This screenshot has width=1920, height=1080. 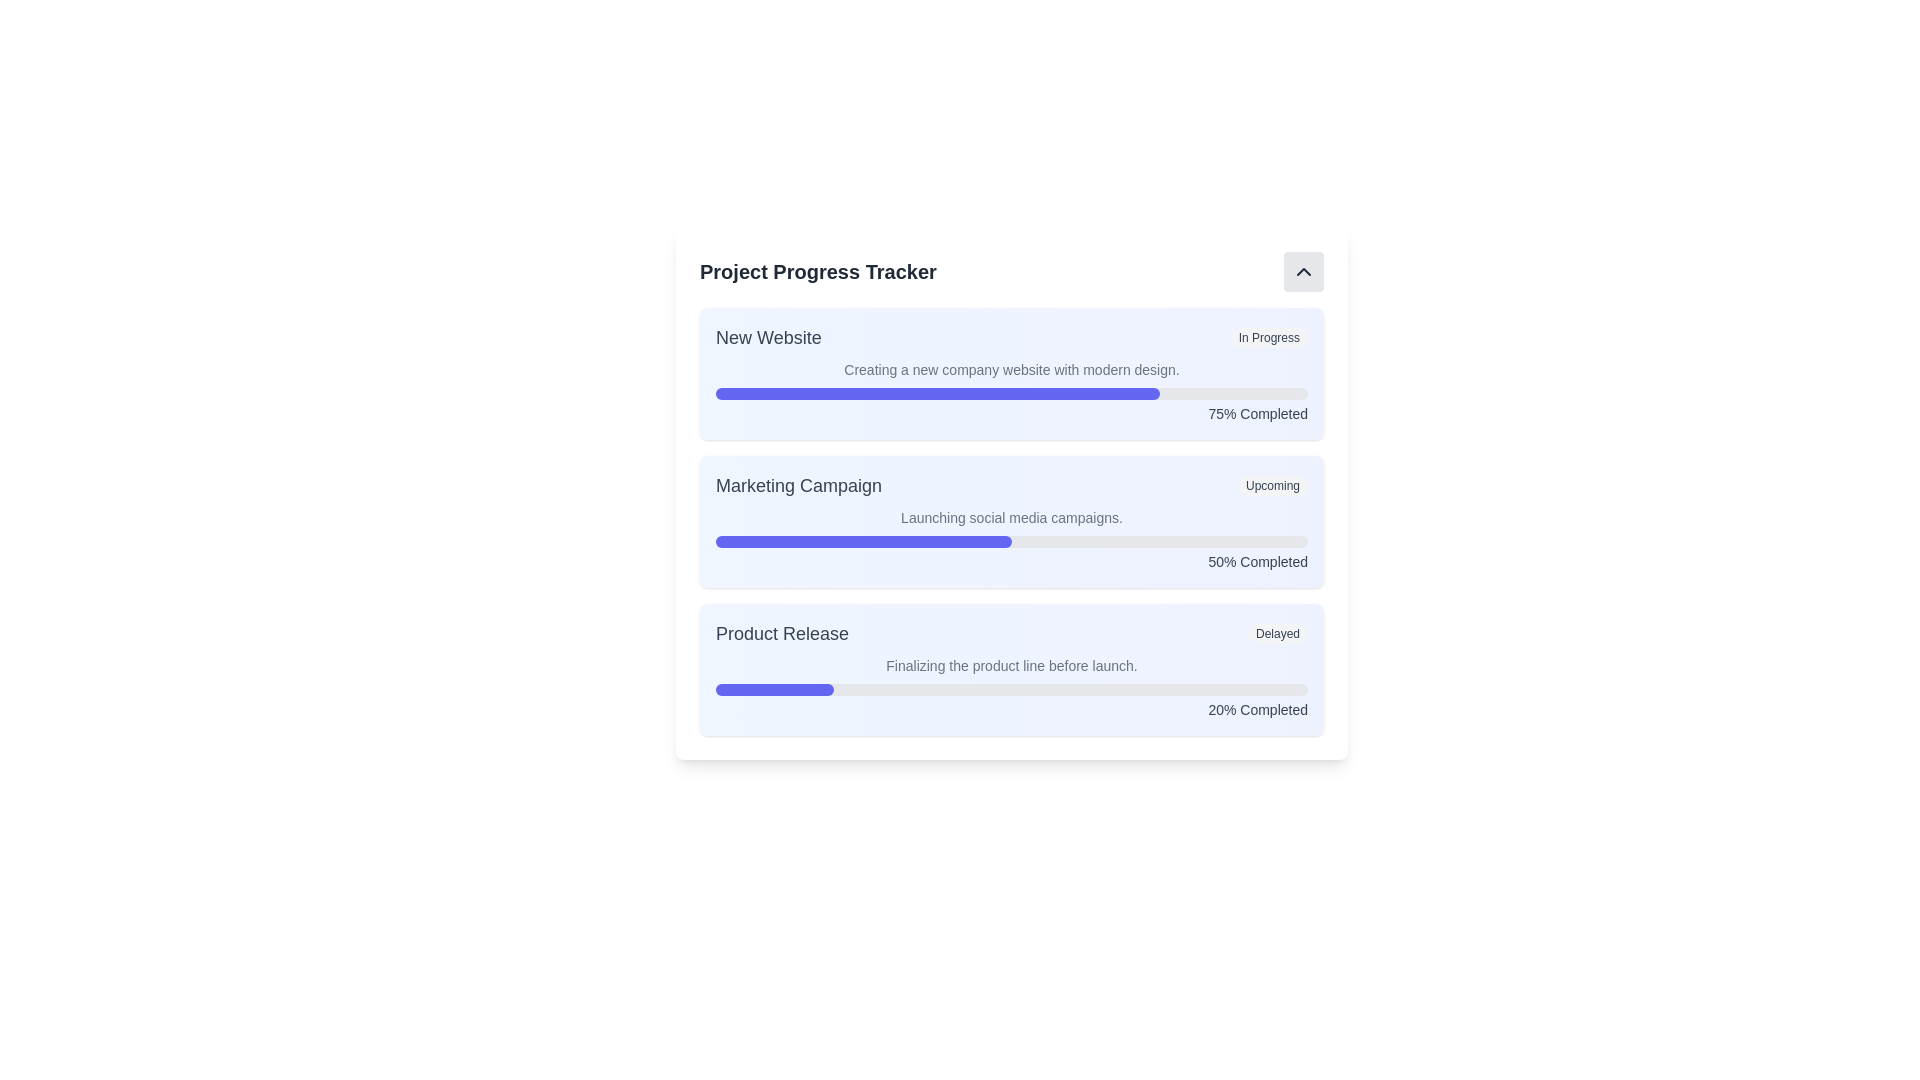 What do you see at coordinates (1012, 689) in the screenshot?
I see `the horizontal progress bar in the 'Product Release' section, which is indicated by the light gray background and the indigo-colored bar showing 20% progress` at bounding box center [1012, 689].